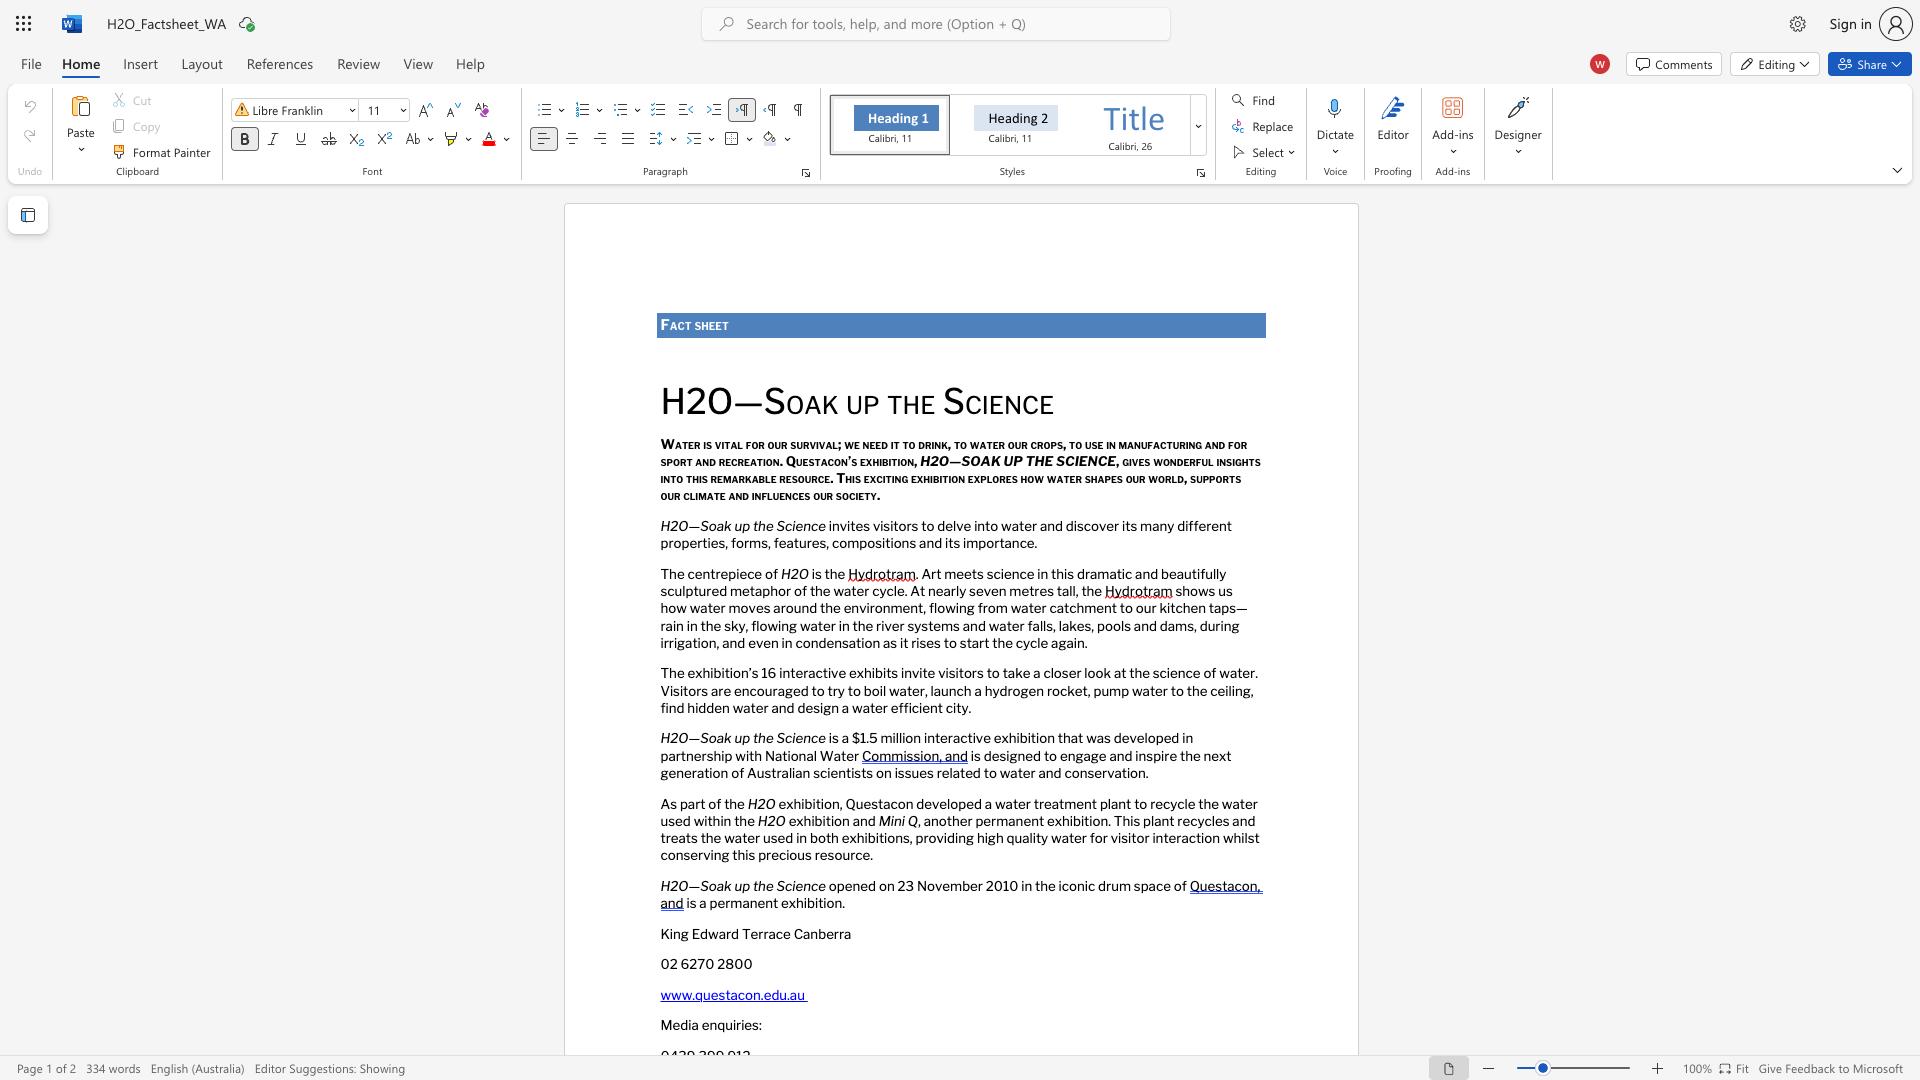  I want to click on the subset text "res tall, th" within the text ". Art meets science in this dramatic and beautifully sculptured metaphor of the water cycle. At nearly seven metres tall, the", so click(1034, 590).